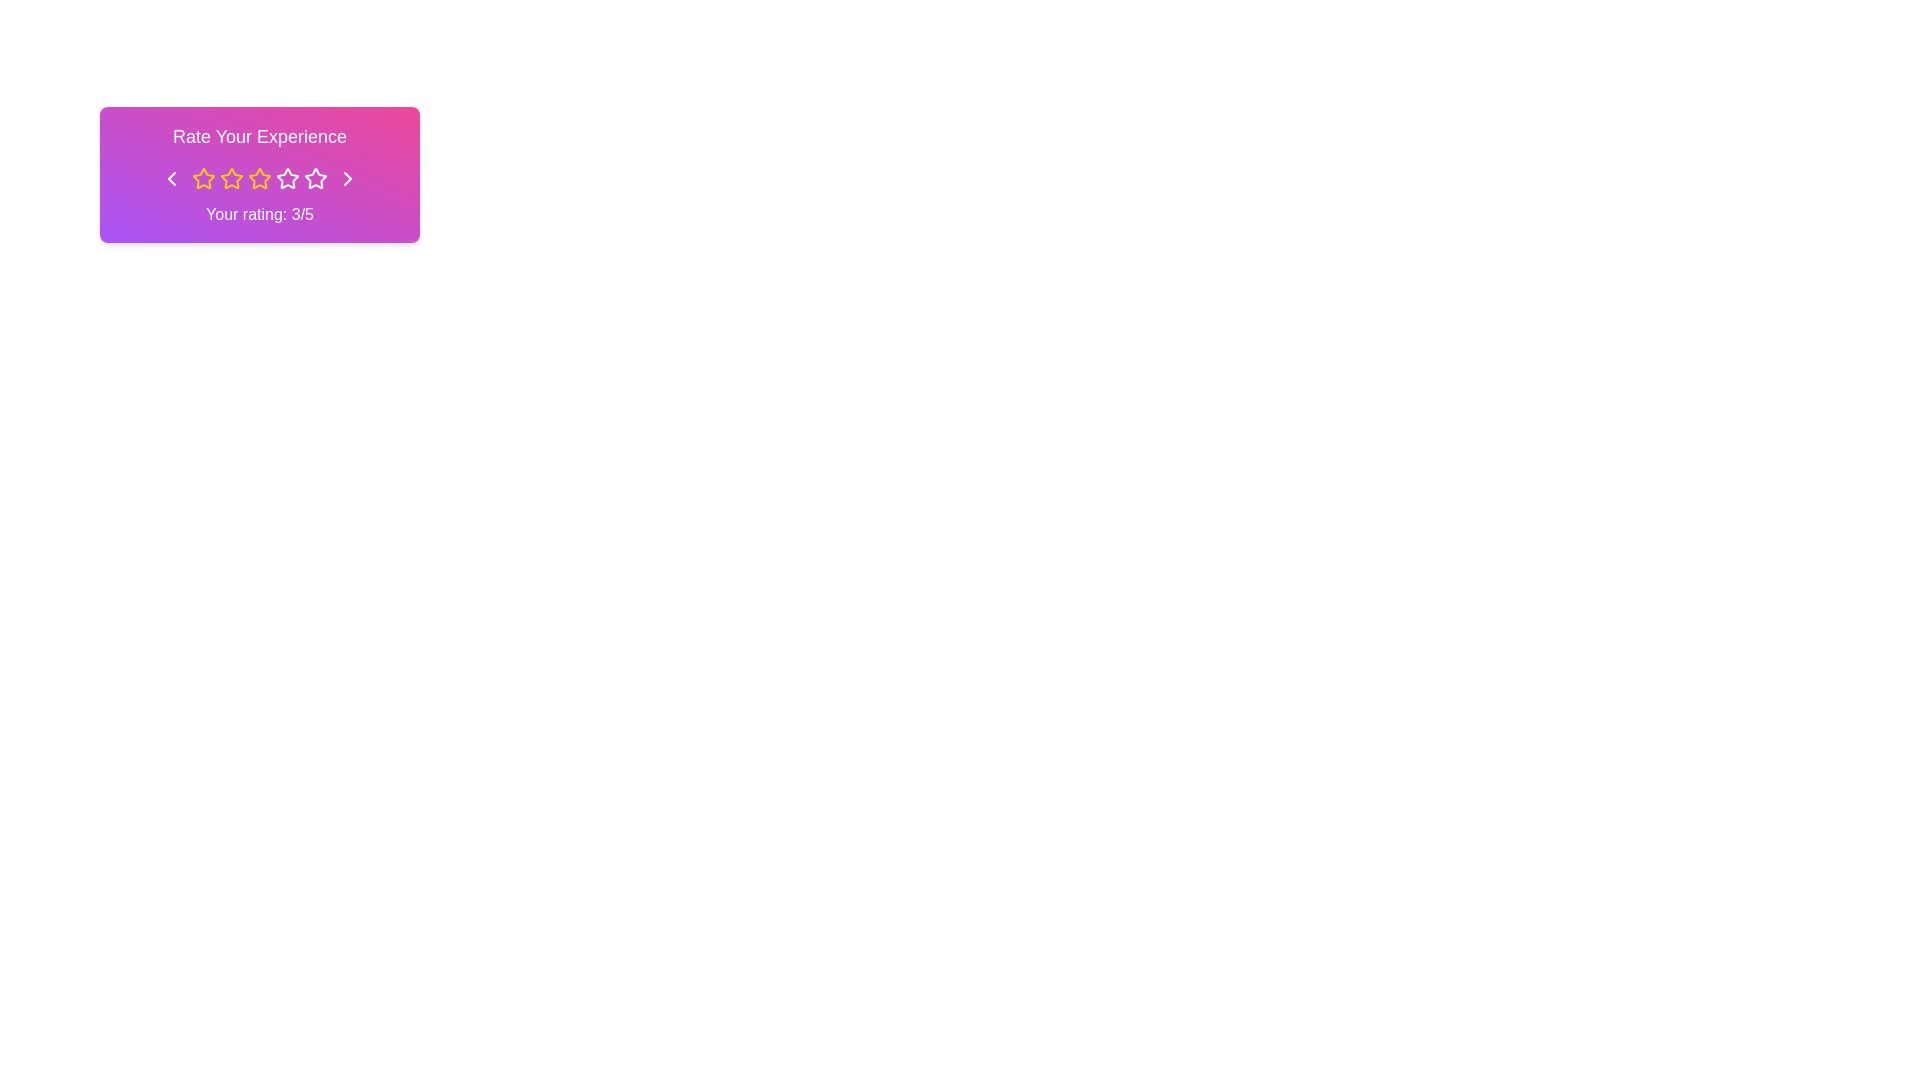  Describe the element at coordinates (203, 177) in the screenshot. I see `the first star icon in the rating widget` at that location.